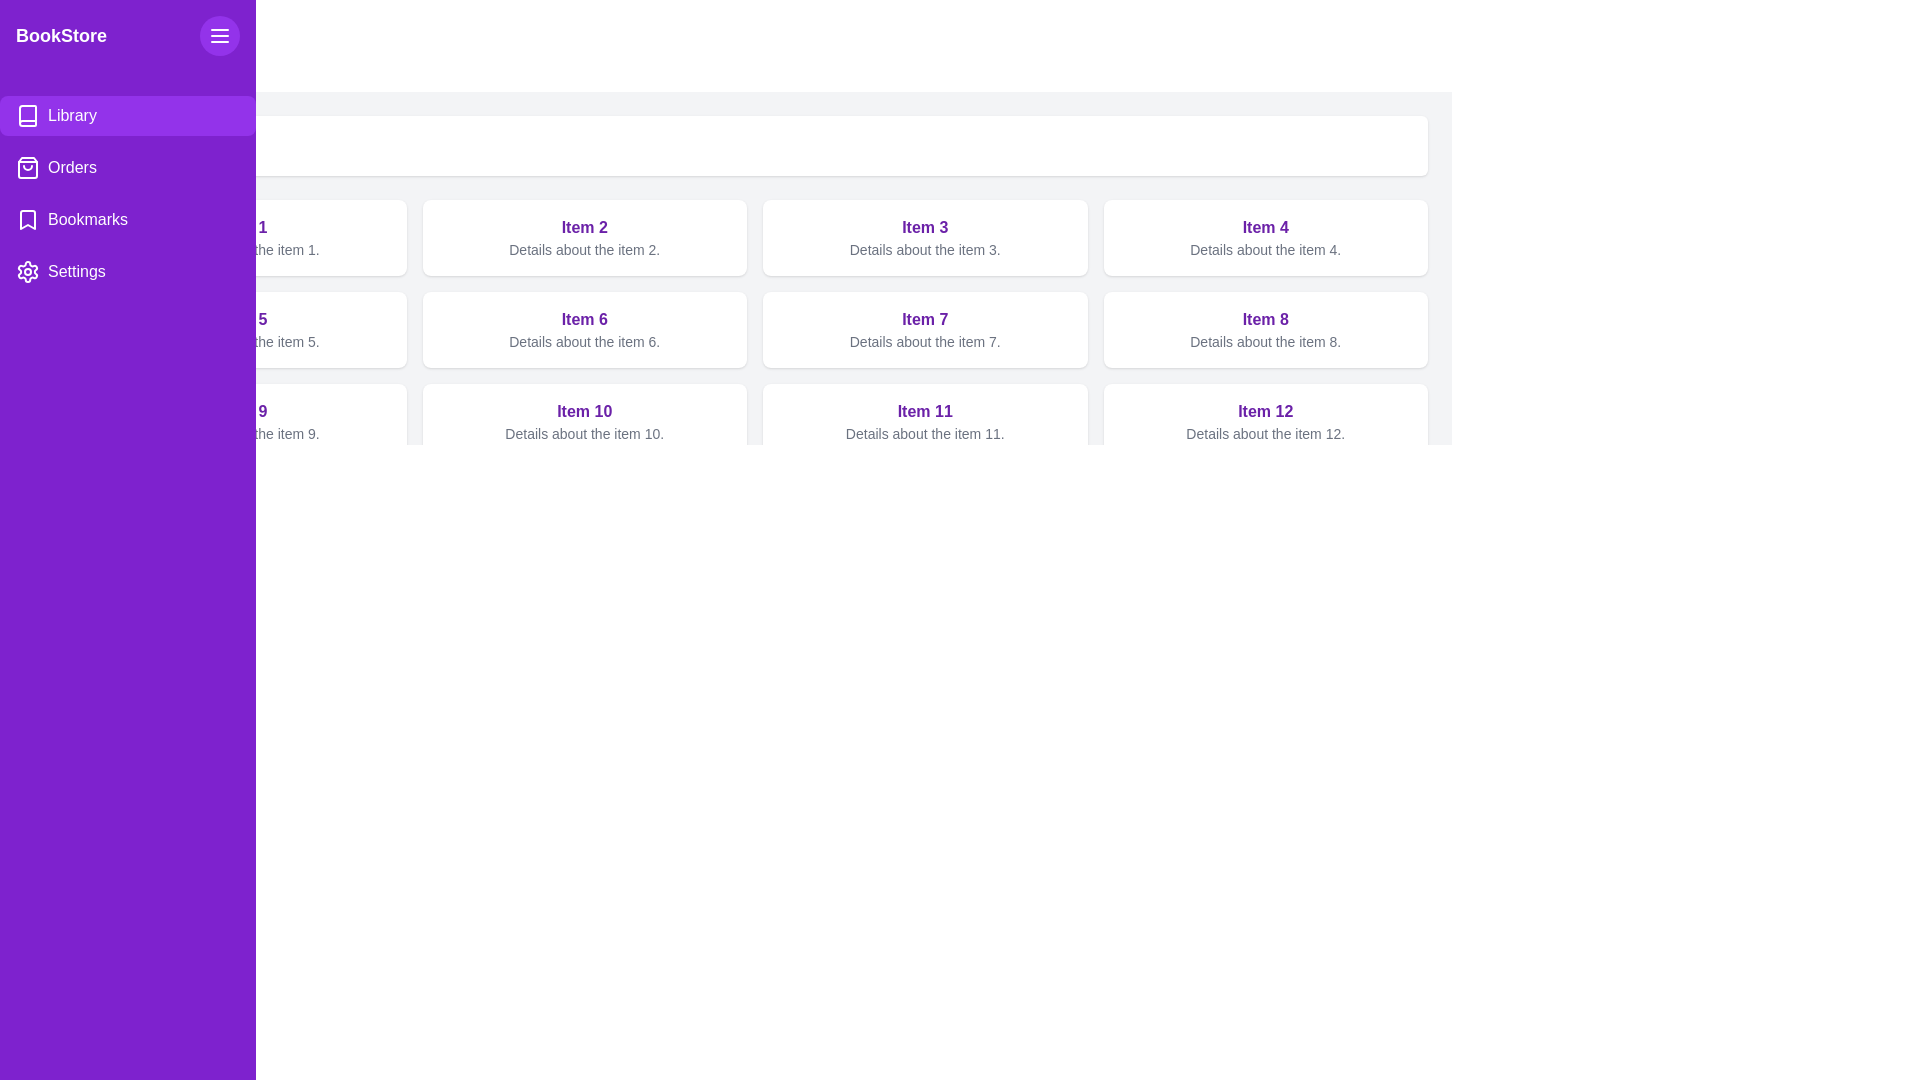  Describe the element at coordinates (583, 411) in the screenshot. I see `the text label 'Item 10' which is styled with a bold purple font and positioned within the bottom row of a grid layout` at that location.